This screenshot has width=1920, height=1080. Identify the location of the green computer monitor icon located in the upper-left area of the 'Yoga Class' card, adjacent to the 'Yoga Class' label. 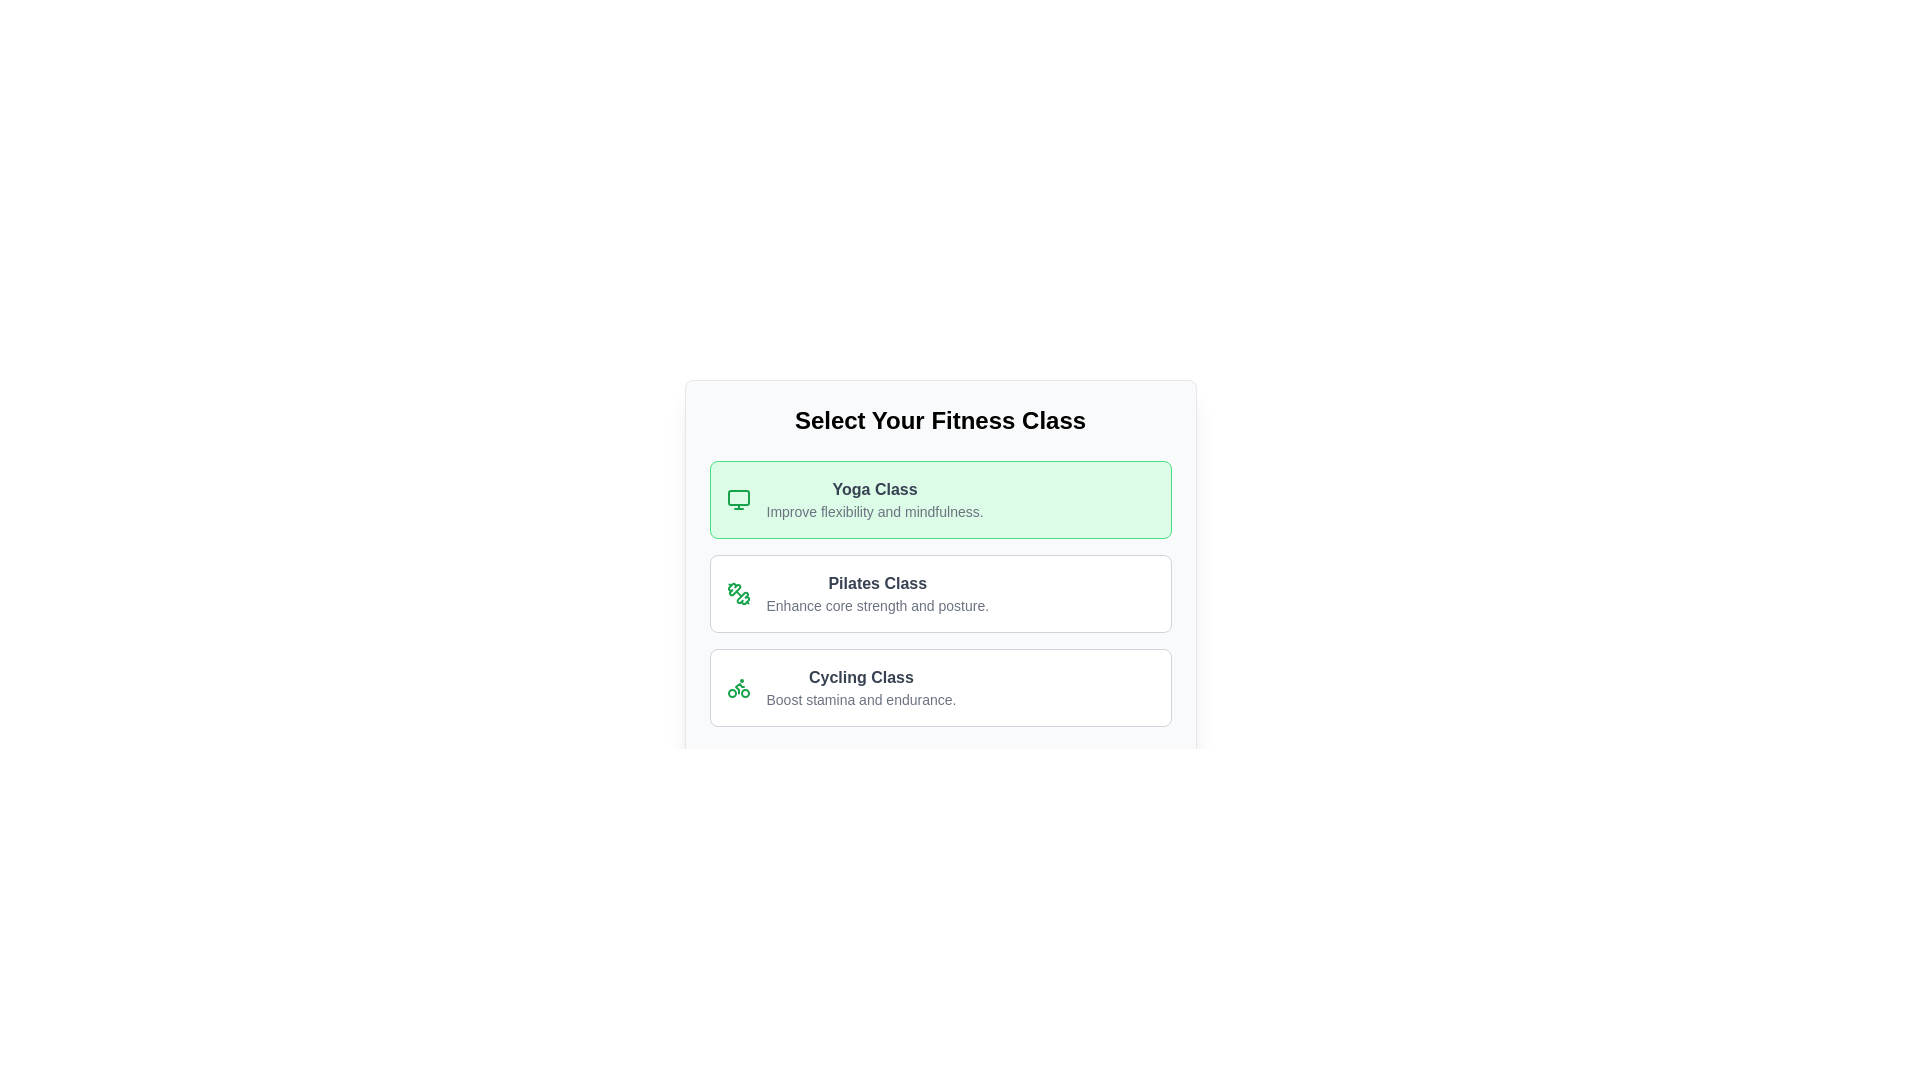
(737, 499).